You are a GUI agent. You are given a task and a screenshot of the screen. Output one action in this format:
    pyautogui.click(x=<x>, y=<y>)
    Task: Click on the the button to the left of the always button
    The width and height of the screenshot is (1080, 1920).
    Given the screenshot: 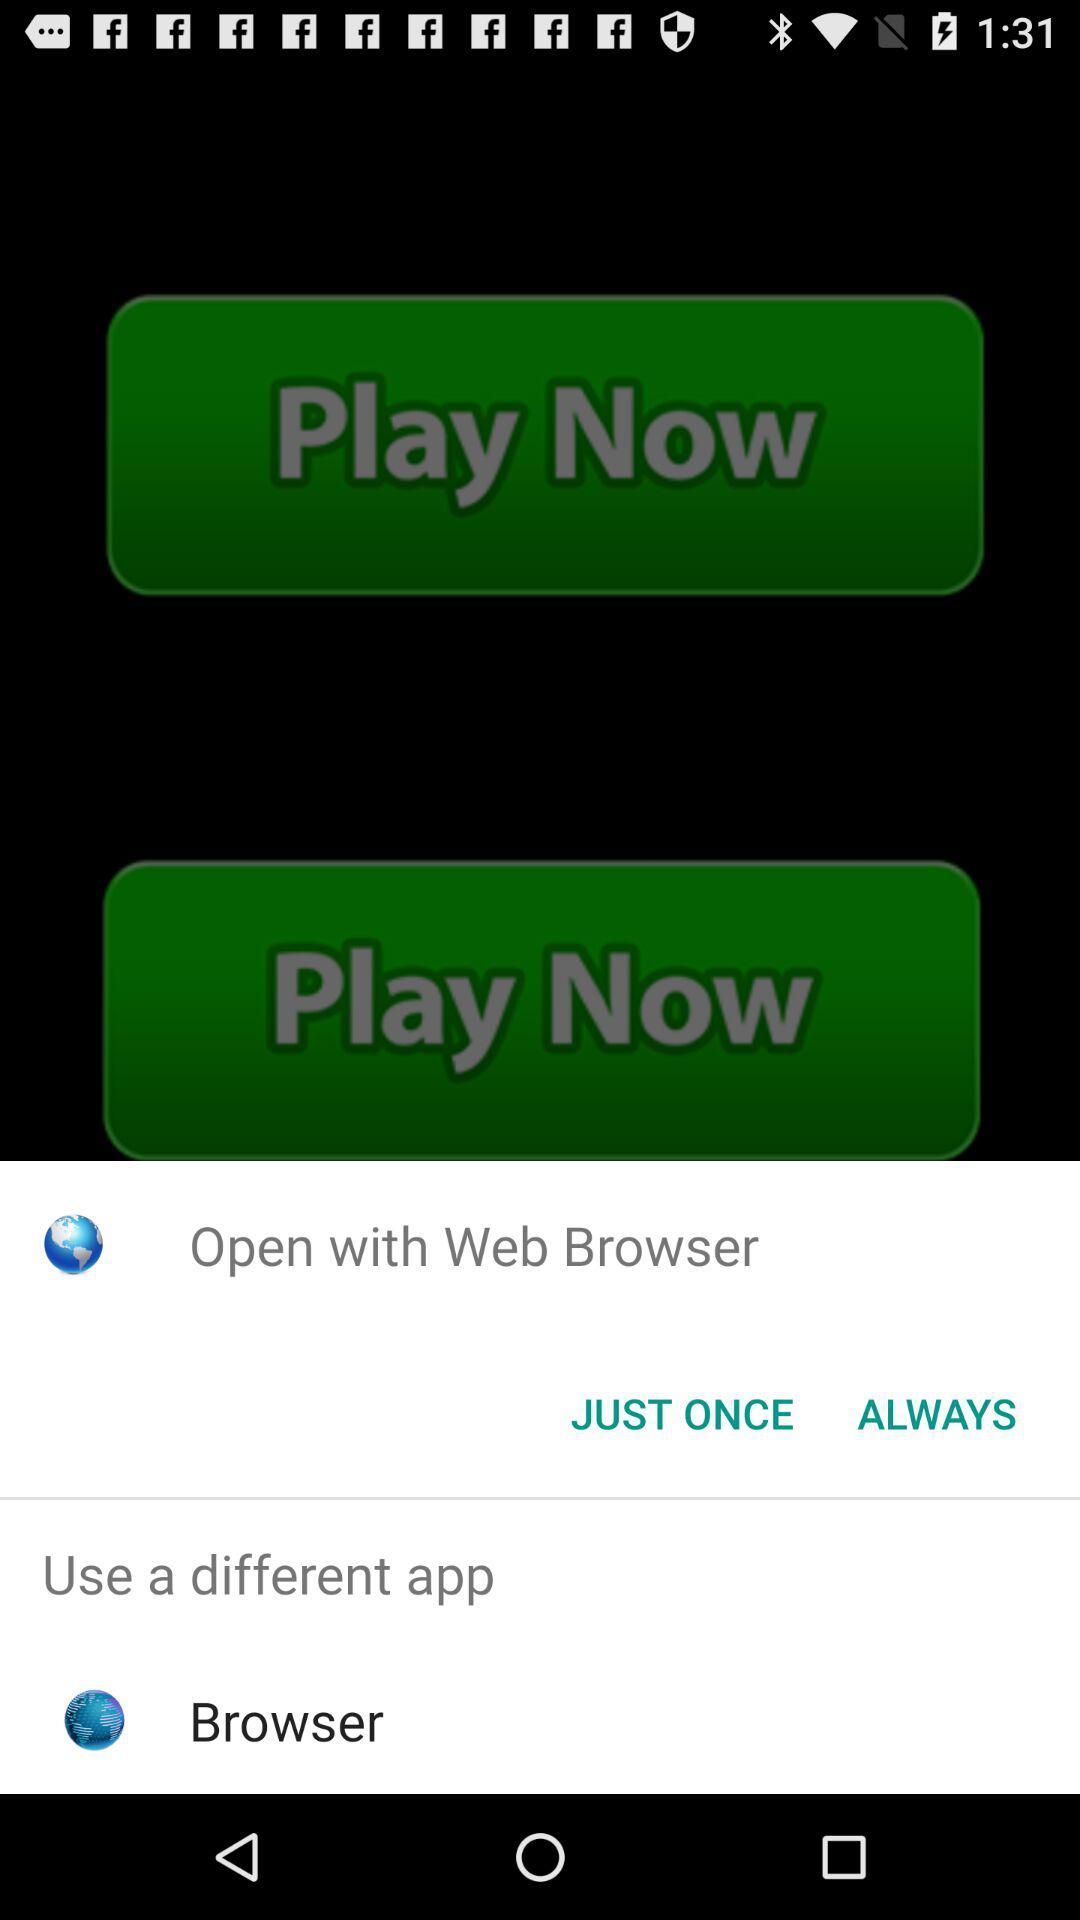 What is the action you would take?
    pyautogui.click(x=681, y=1411)
    